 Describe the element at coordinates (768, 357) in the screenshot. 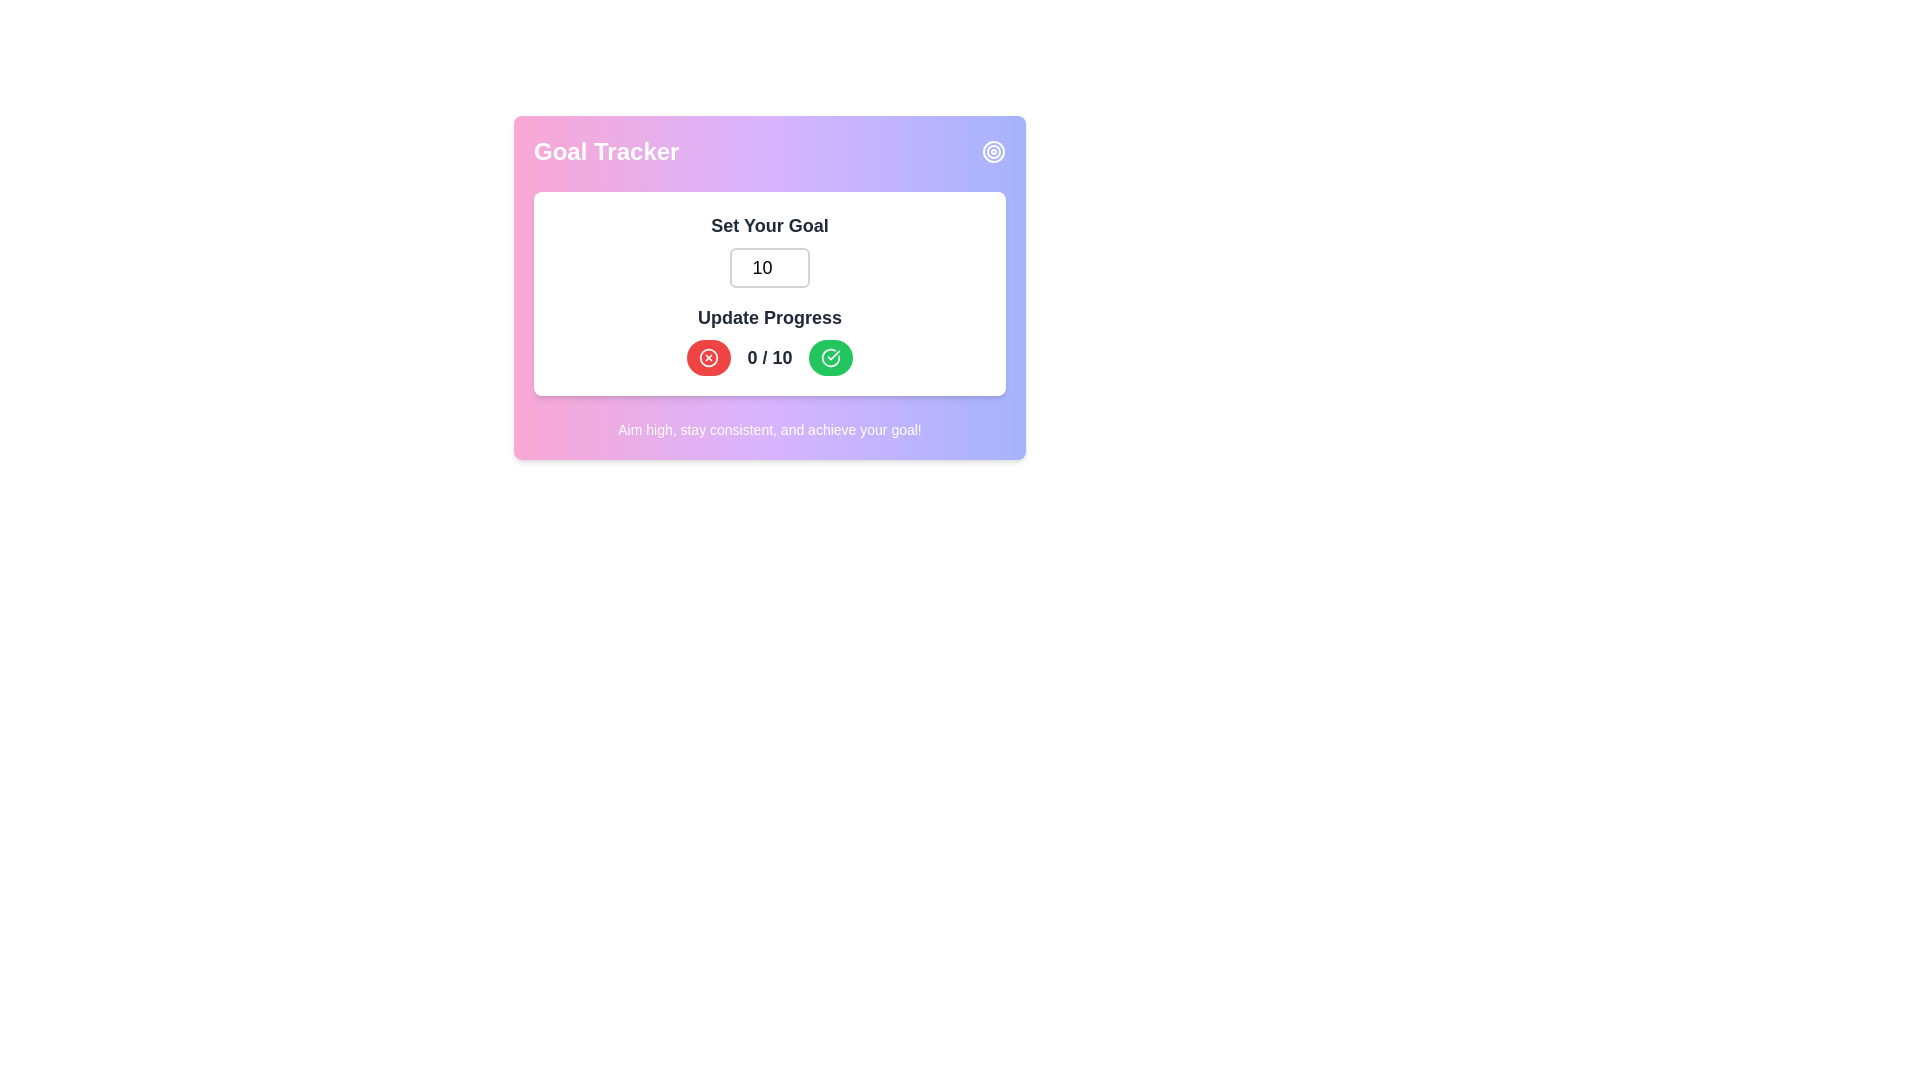

I see `the progress text display located in the 'Update Progress' section, which visually represents the current number achieved versus the total target value` at that location.